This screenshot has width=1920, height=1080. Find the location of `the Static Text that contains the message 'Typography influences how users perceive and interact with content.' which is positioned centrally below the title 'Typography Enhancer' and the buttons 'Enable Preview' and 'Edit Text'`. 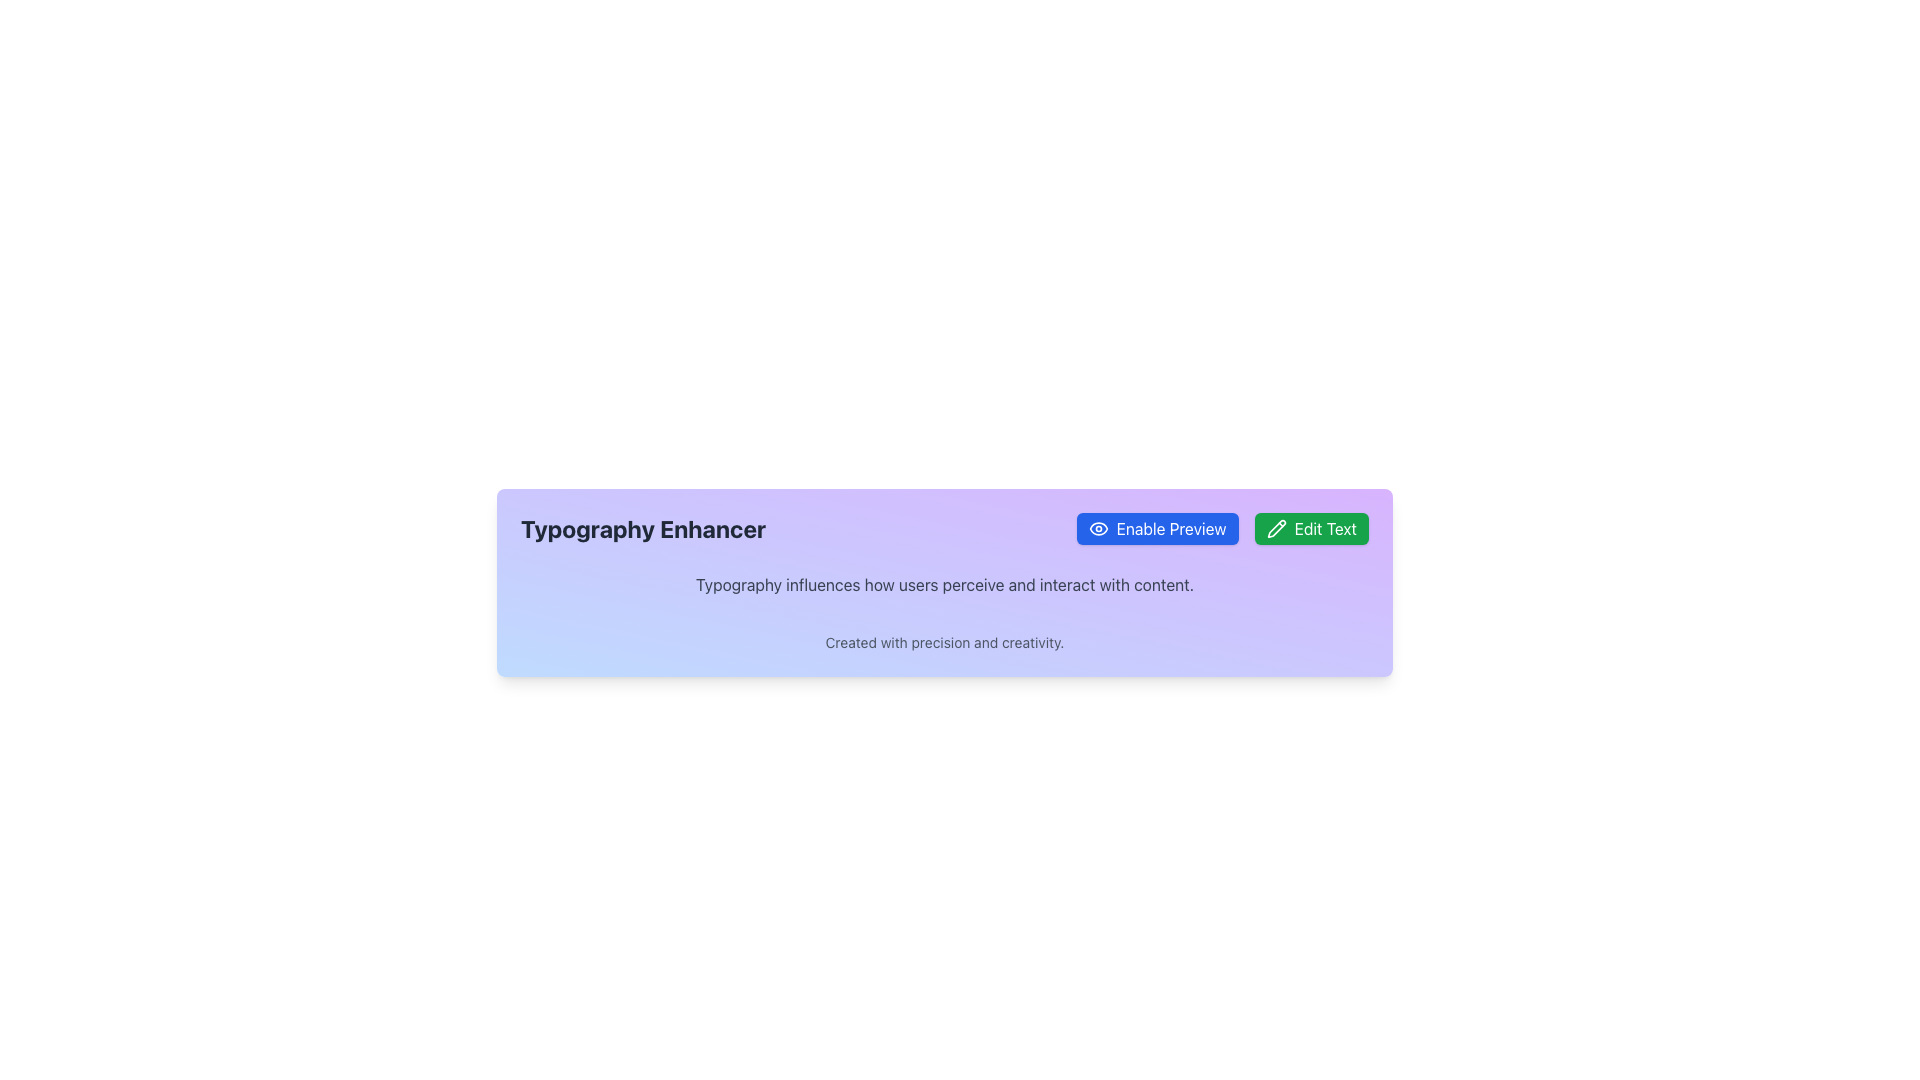

the Static Text that contains the message 'Typography influences how users perceive and interact with content.' which is positioned centrally below the title 'Typography Enhancer' and the buttons 'Enable Preview' and 'Edit Text' is located at coordinates (944, 585).